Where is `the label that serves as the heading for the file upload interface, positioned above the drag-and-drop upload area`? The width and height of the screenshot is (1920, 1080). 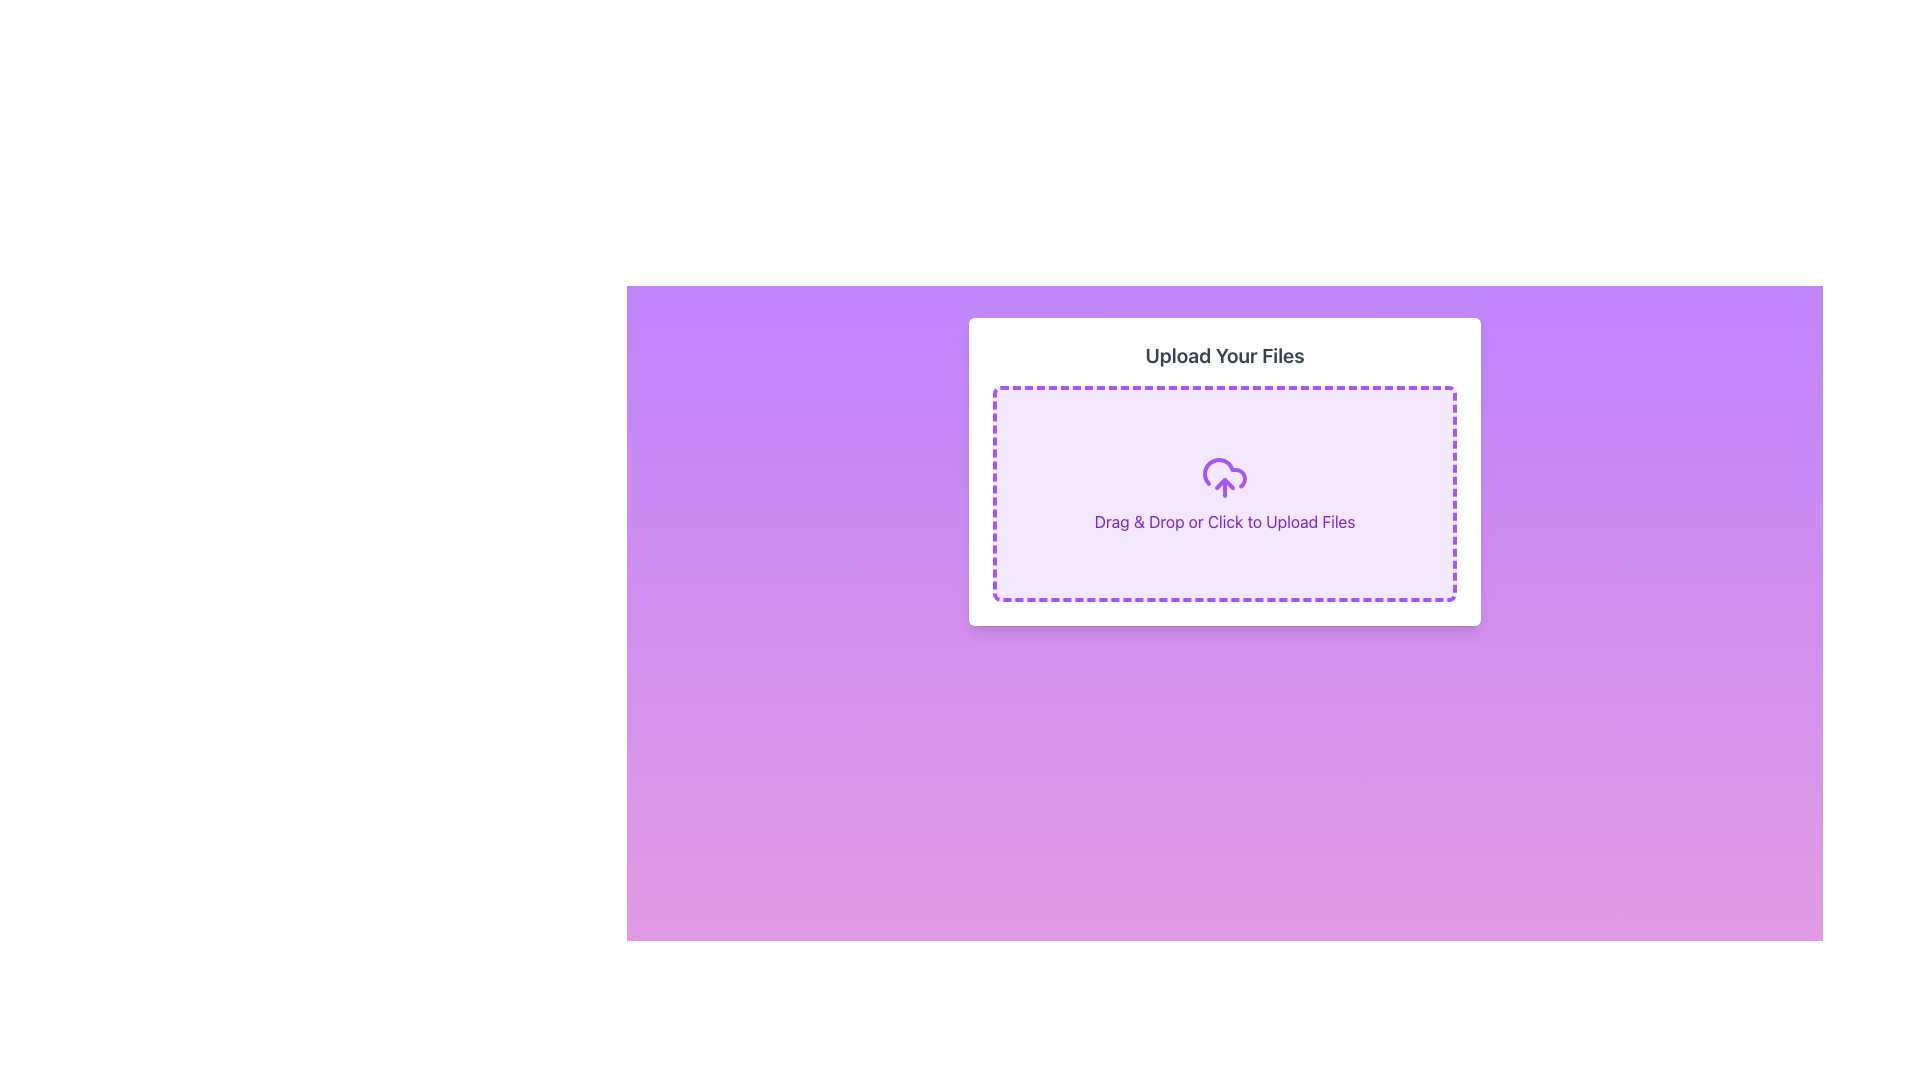
the label that serves as the heading for the file upload interface, positioned above the drag-and-drop upload area is located at coordinates (1223, 354).